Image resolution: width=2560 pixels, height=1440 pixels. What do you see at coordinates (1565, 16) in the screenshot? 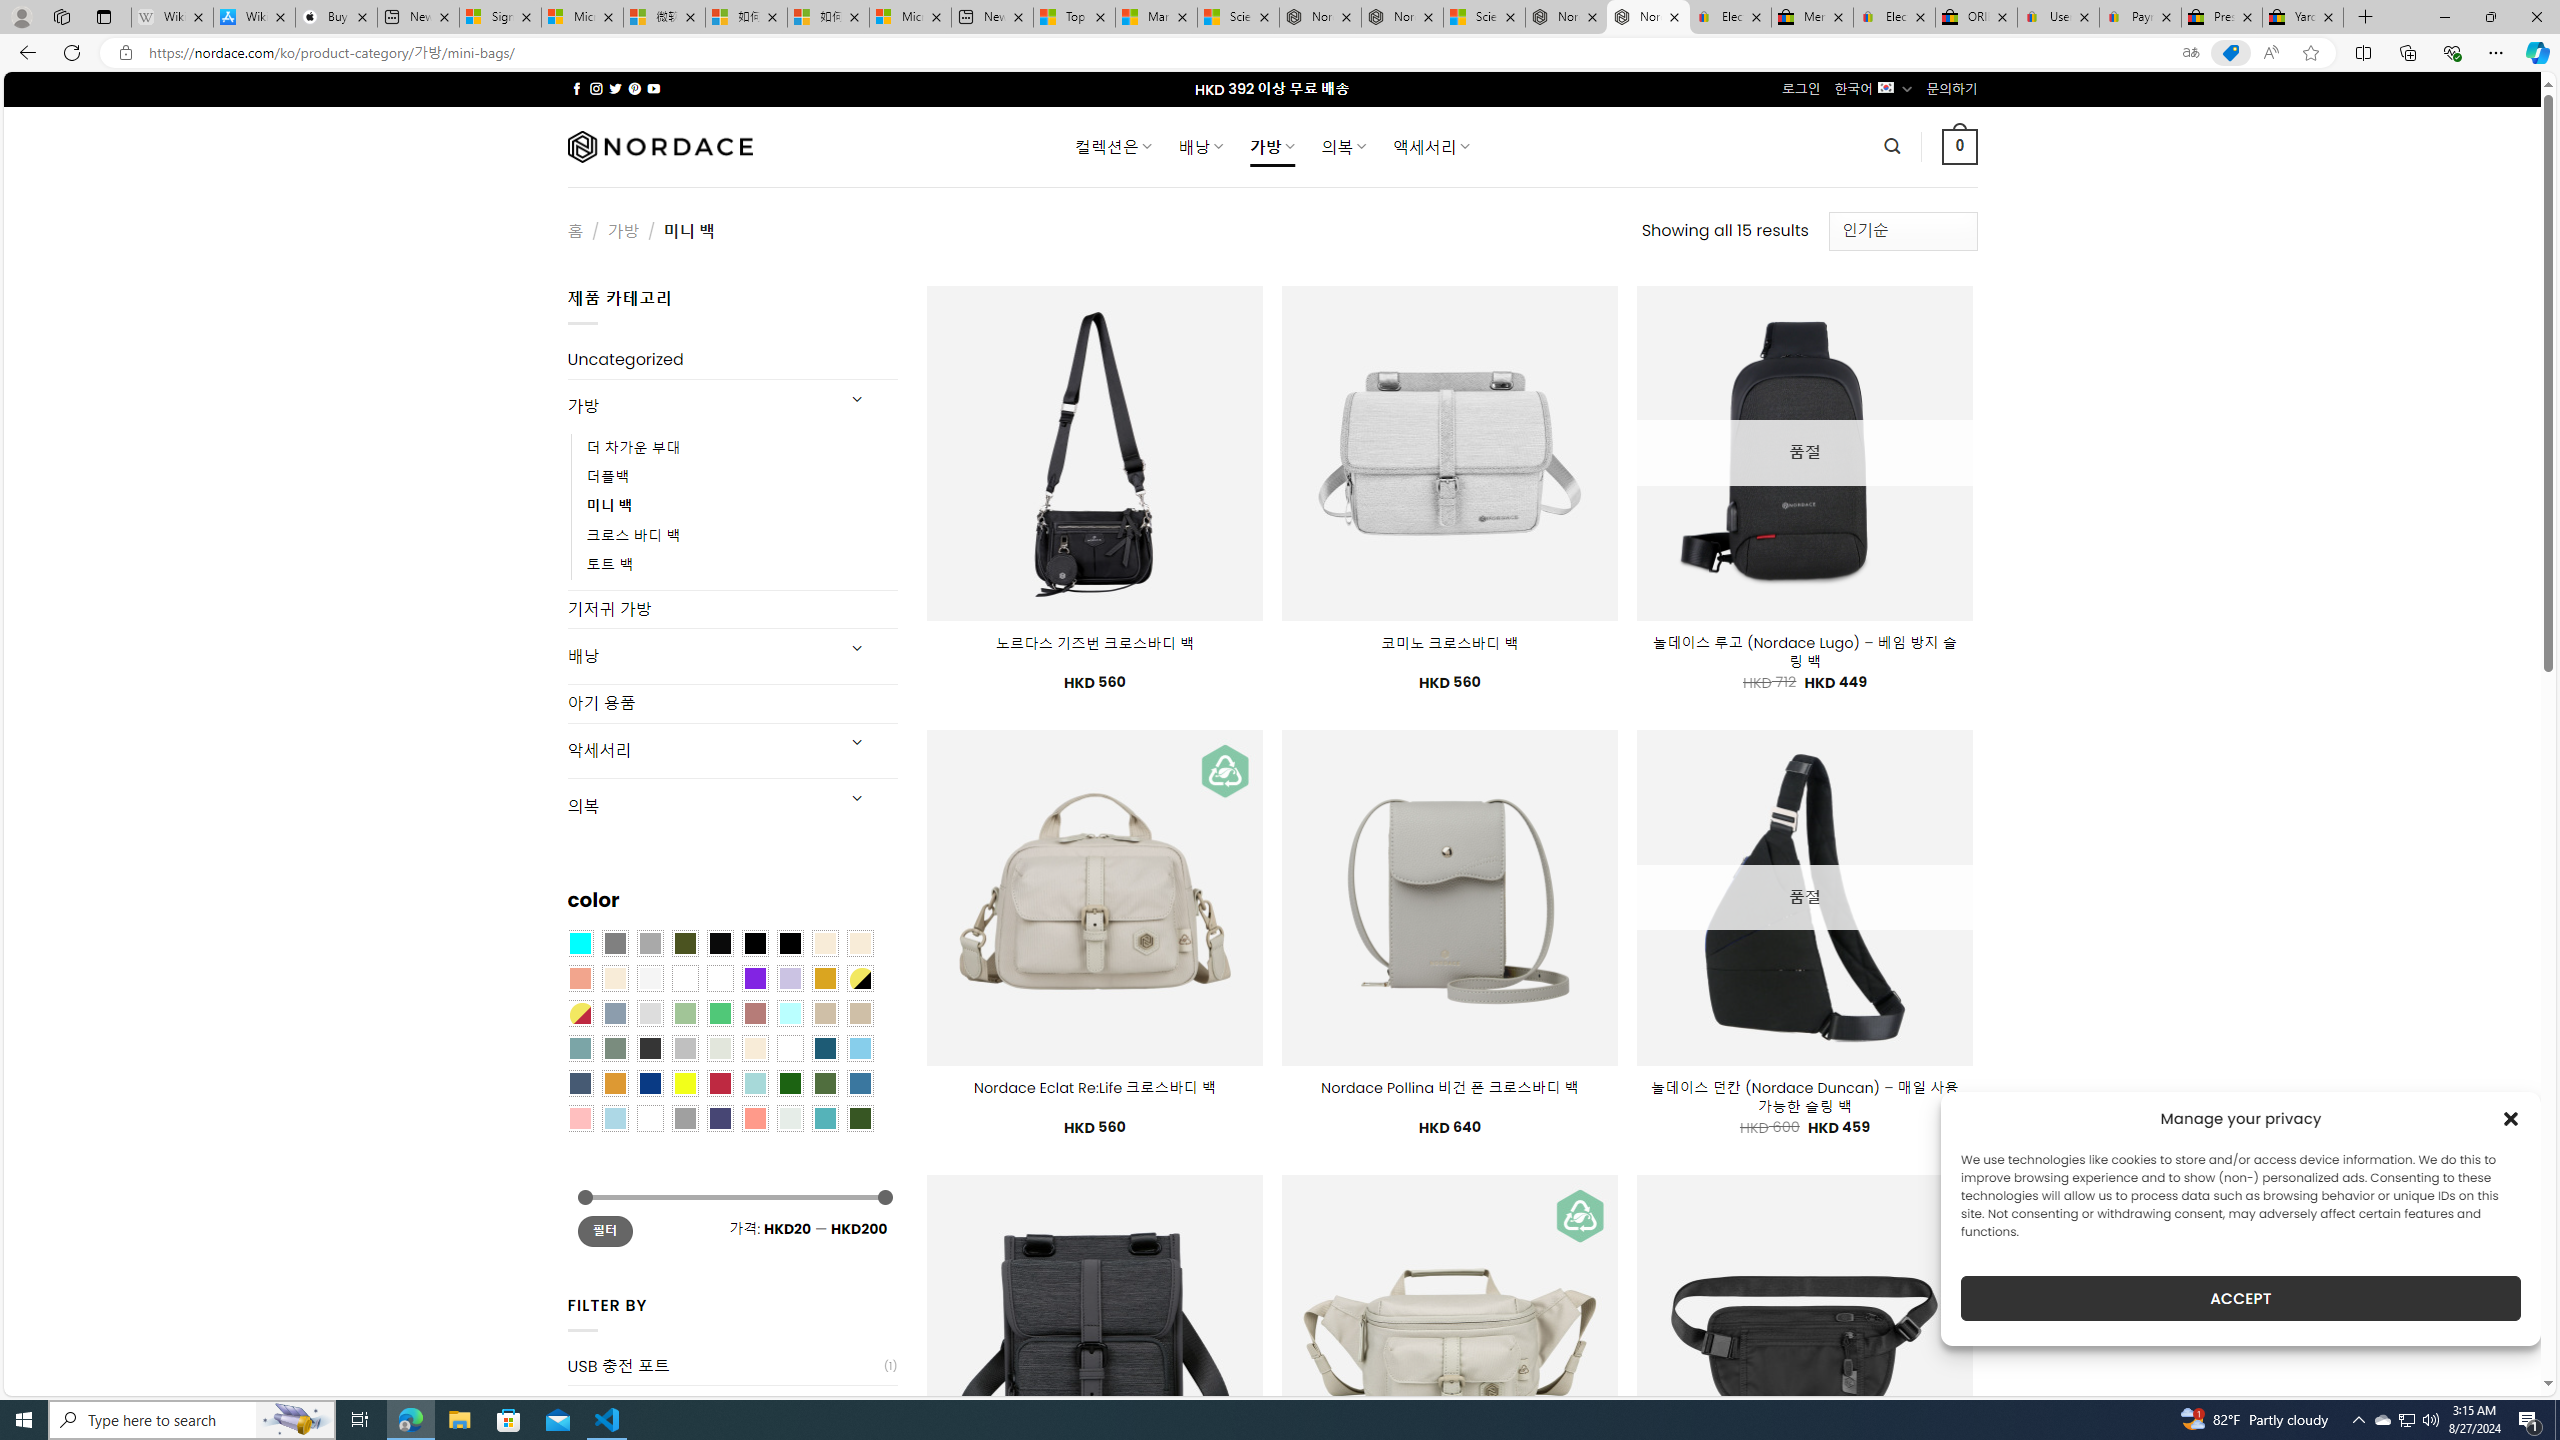
I see `'Nordace - Summer Adventures 2024'` at bounding box center [1565, 16].